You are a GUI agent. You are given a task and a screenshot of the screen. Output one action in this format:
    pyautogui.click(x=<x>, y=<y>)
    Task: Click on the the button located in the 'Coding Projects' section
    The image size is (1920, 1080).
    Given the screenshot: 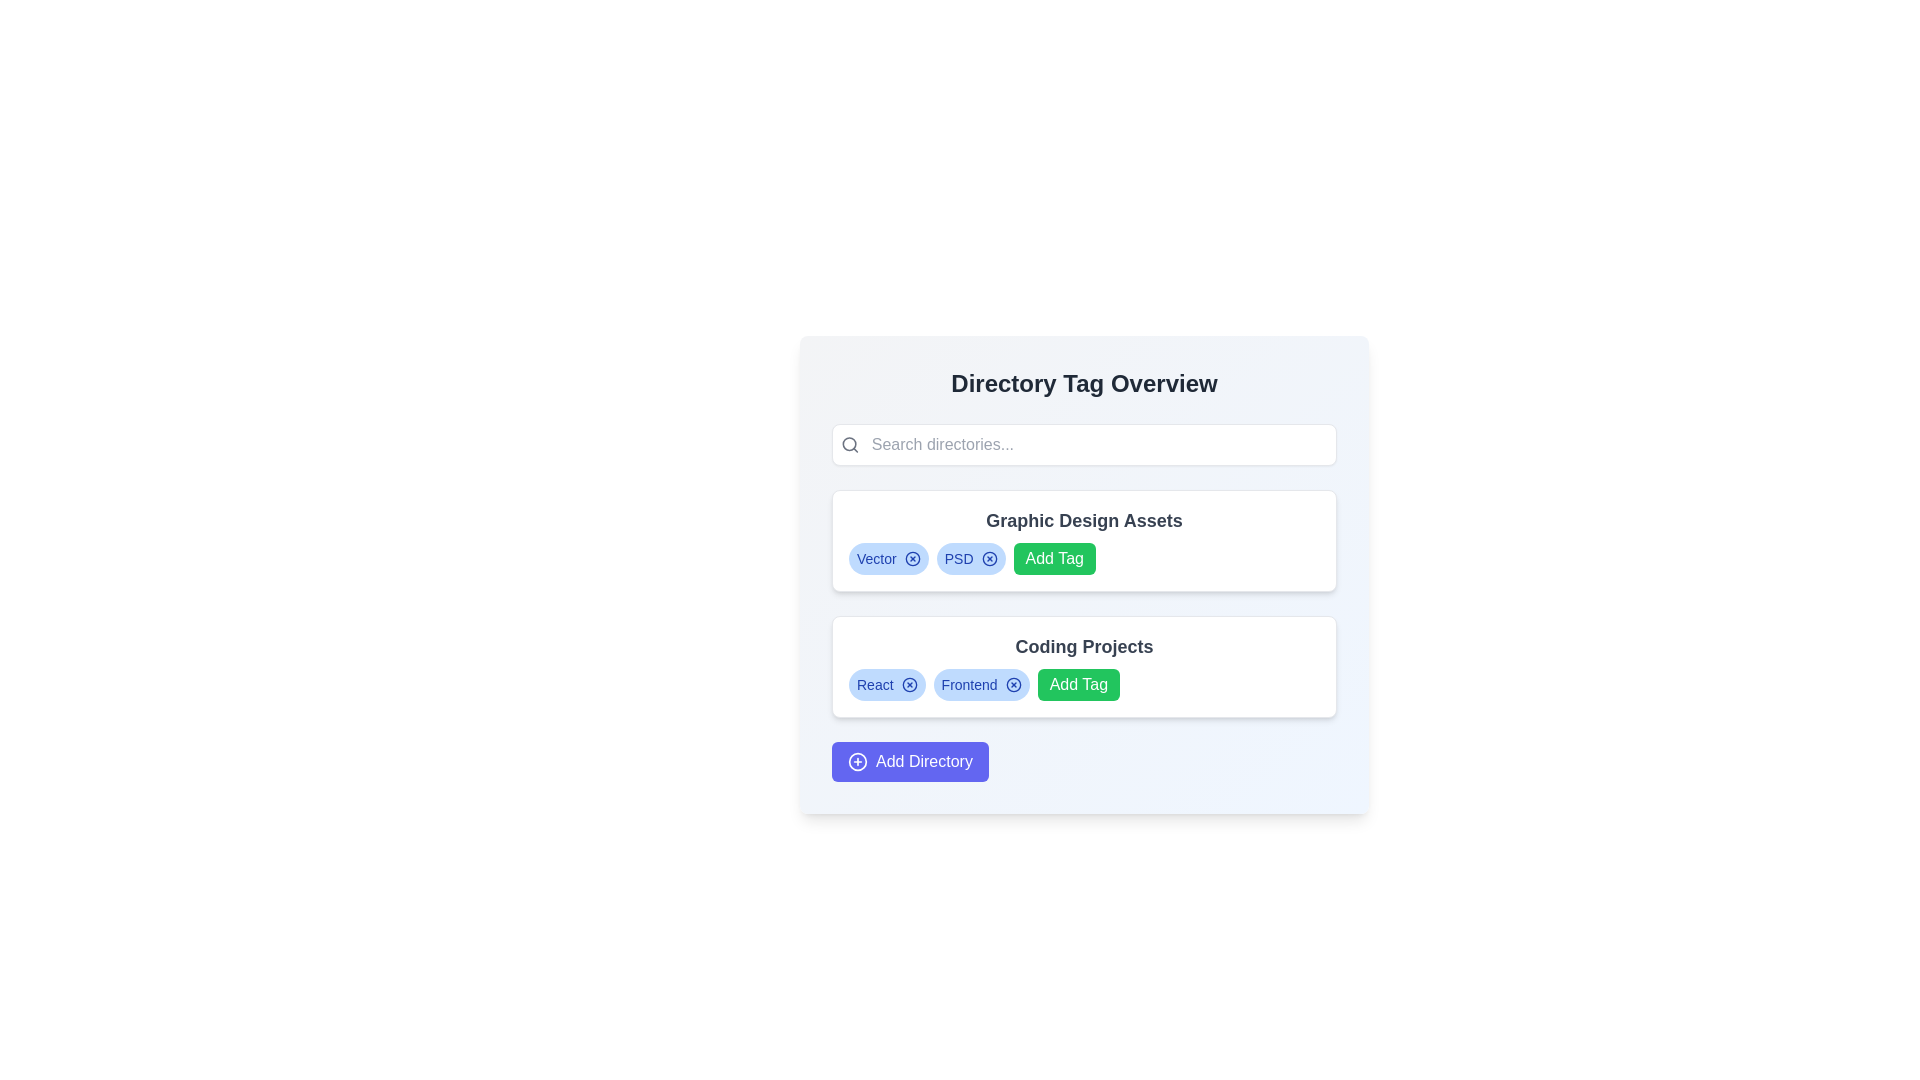 What is the action you would take?
    pyautogui.click(x=1083, y=684)
    